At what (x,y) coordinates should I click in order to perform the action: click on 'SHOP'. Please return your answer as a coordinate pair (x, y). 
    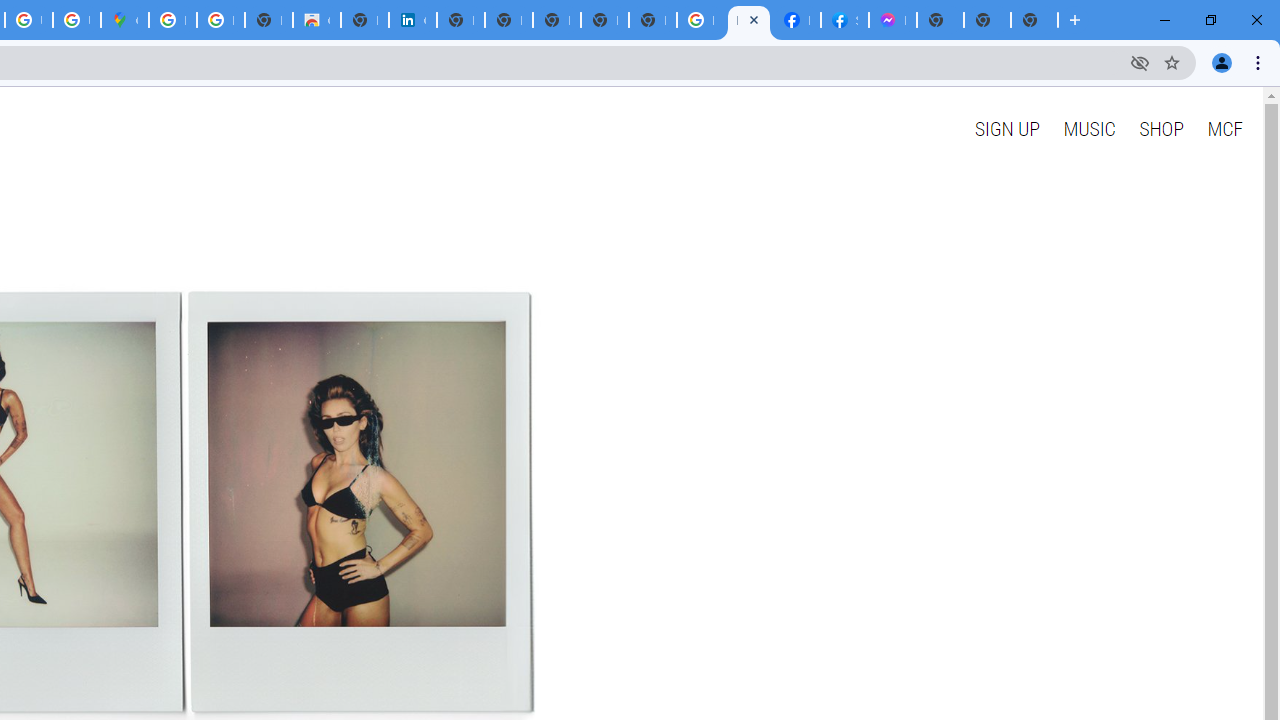
    Looking at the image, I should click on (1161, 128).